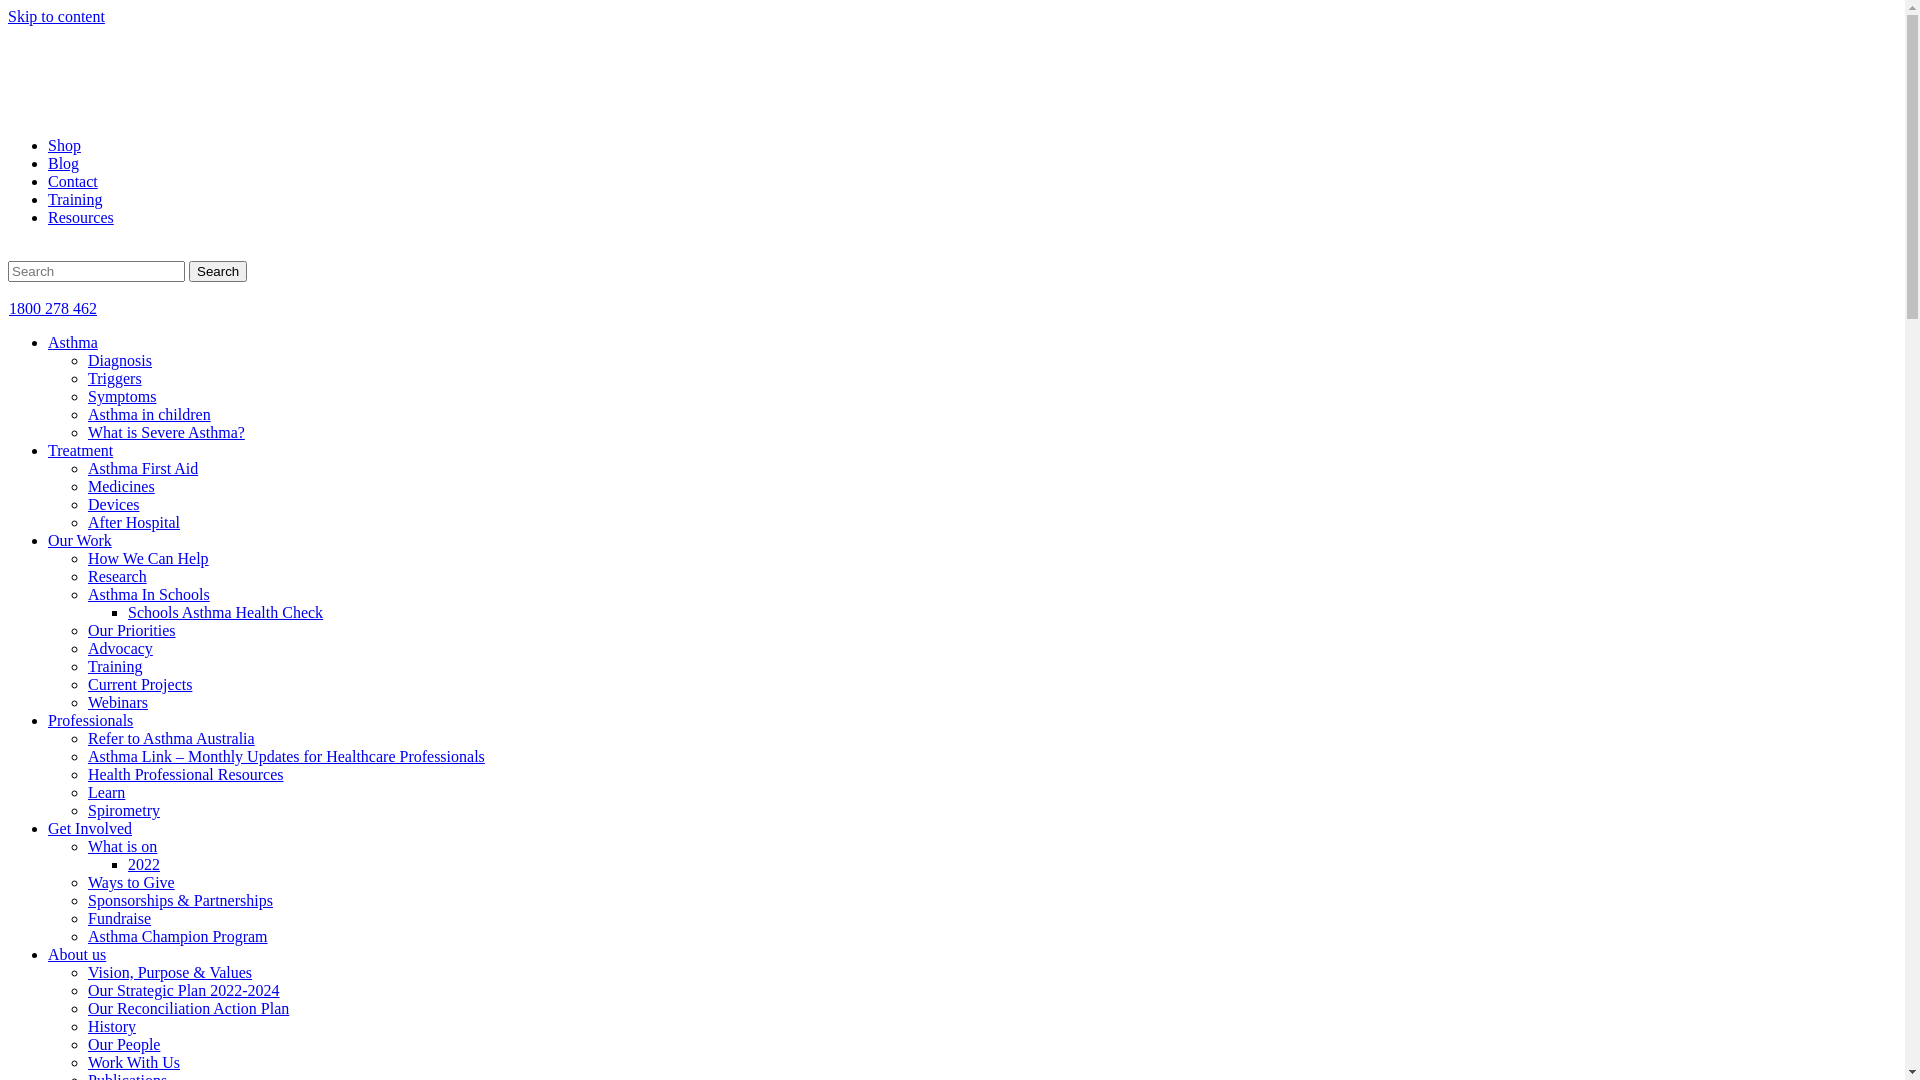 The width and height of the screenshot is (1920, 1080). I want to click on 'Medicines', so click(86, 486).